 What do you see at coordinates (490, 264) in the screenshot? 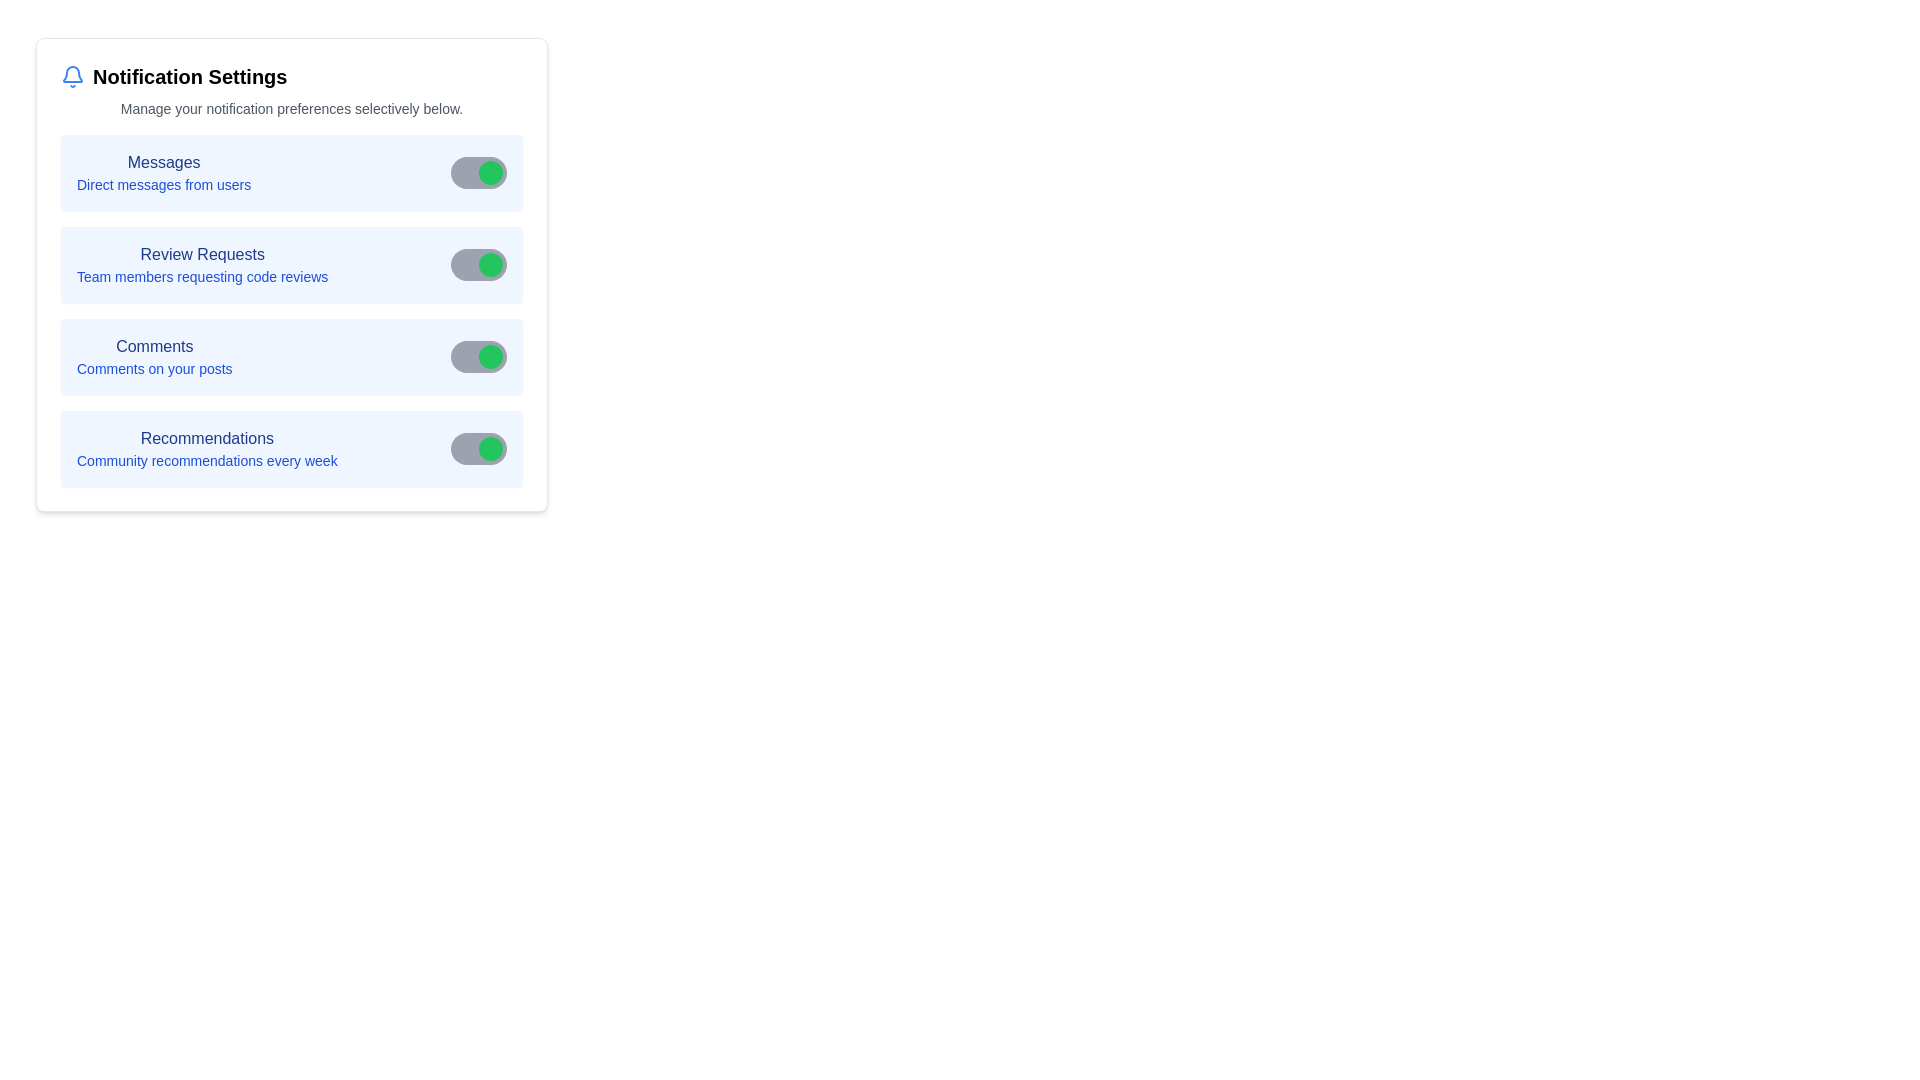
I see `the toggle handle, which is a small circular indicator with a white border and green fill for the 'Review Requests' section` at bounding box center [490, 264].